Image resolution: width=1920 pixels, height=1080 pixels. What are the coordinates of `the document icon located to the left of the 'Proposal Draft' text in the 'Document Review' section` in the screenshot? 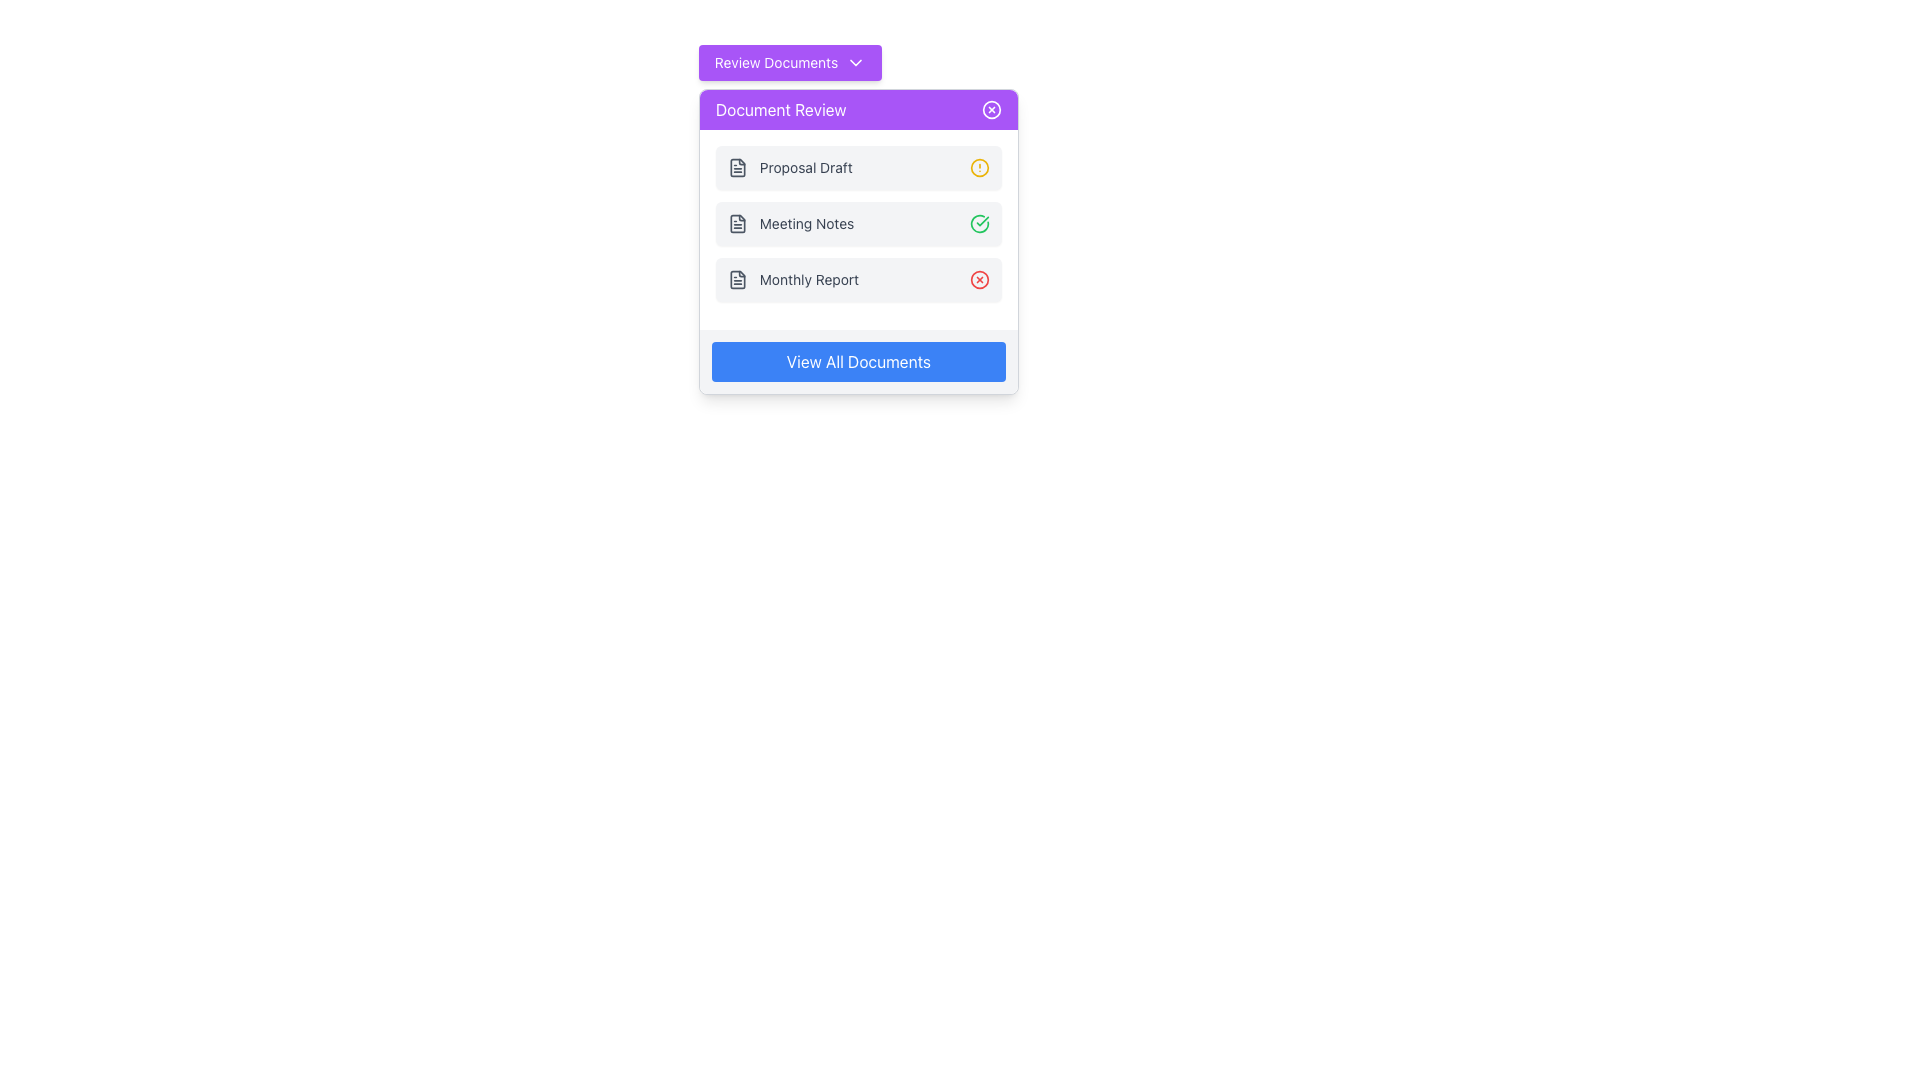 It's located at (736, 167).